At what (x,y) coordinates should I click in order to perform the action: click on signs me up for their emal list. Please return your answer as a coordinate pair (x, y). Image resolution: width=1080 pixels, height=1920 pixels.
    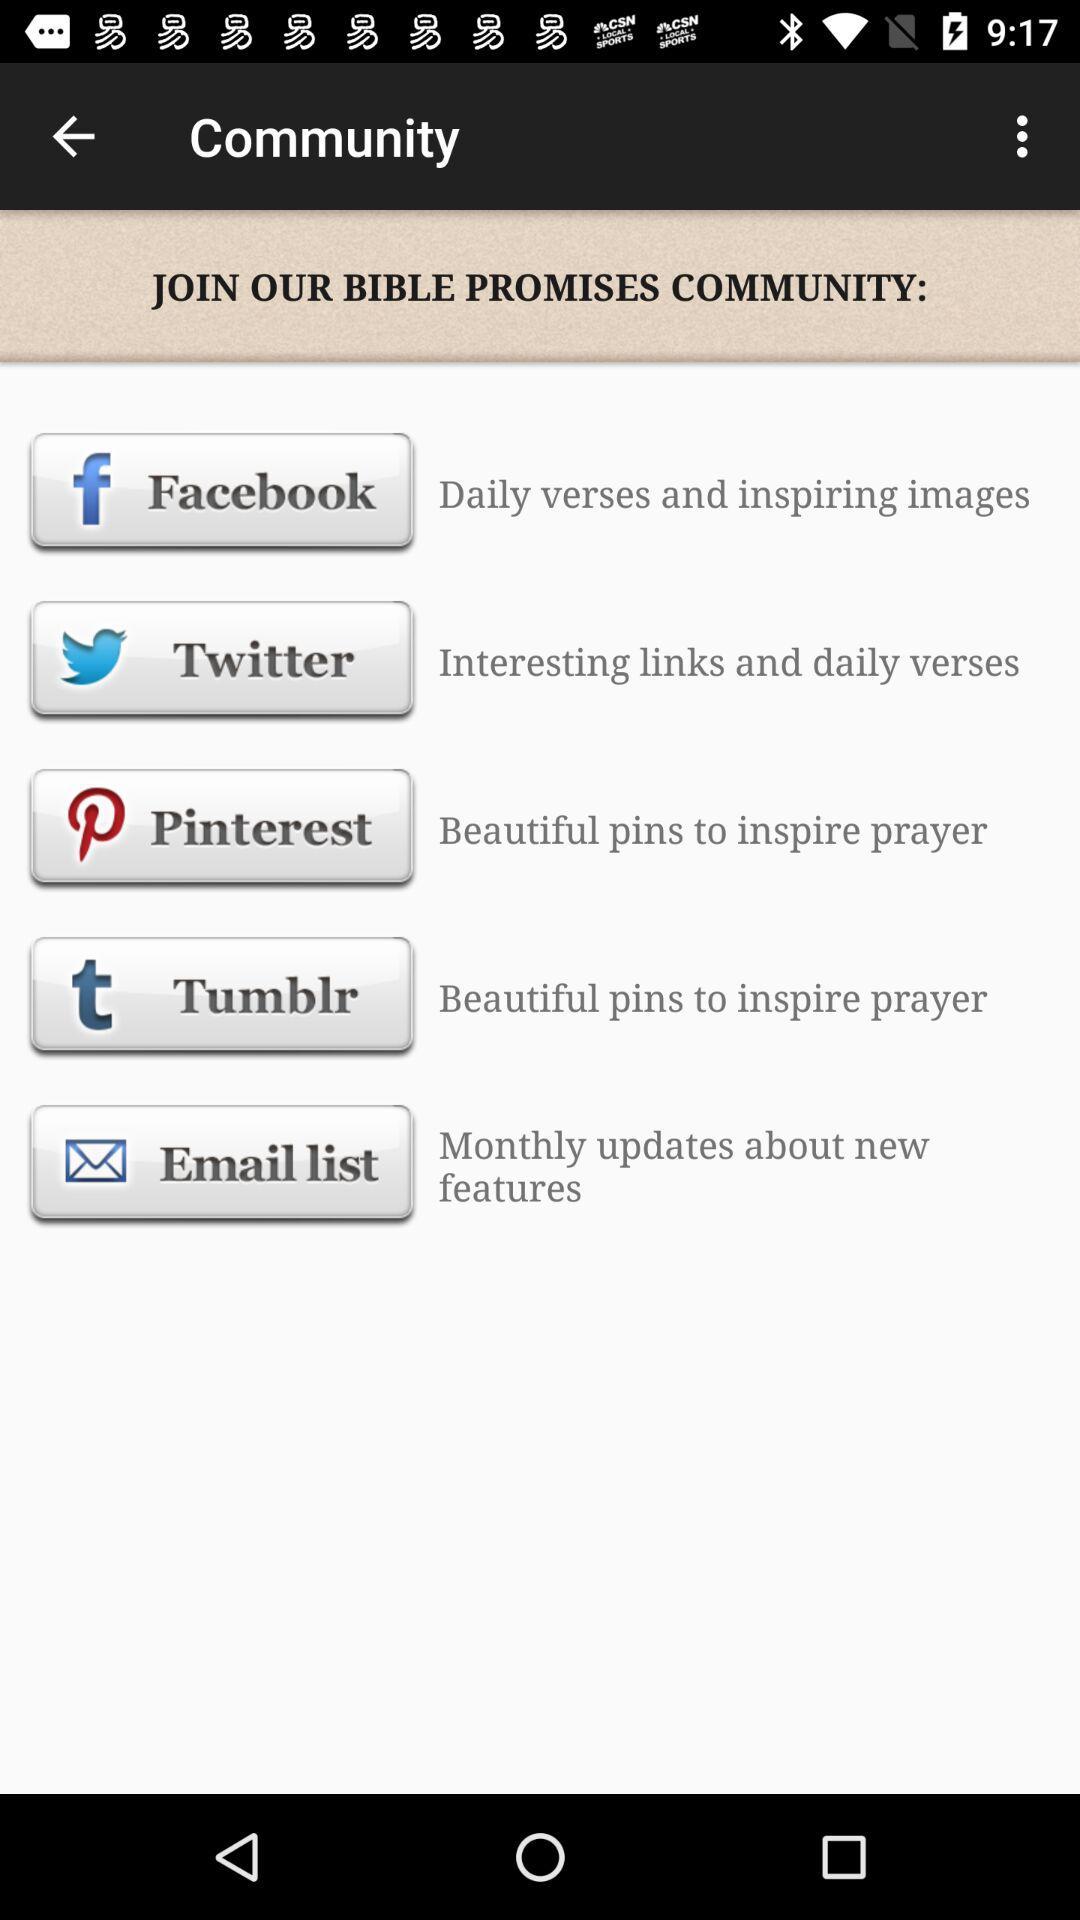
    Looking at the image, I should click on (222, 1165).